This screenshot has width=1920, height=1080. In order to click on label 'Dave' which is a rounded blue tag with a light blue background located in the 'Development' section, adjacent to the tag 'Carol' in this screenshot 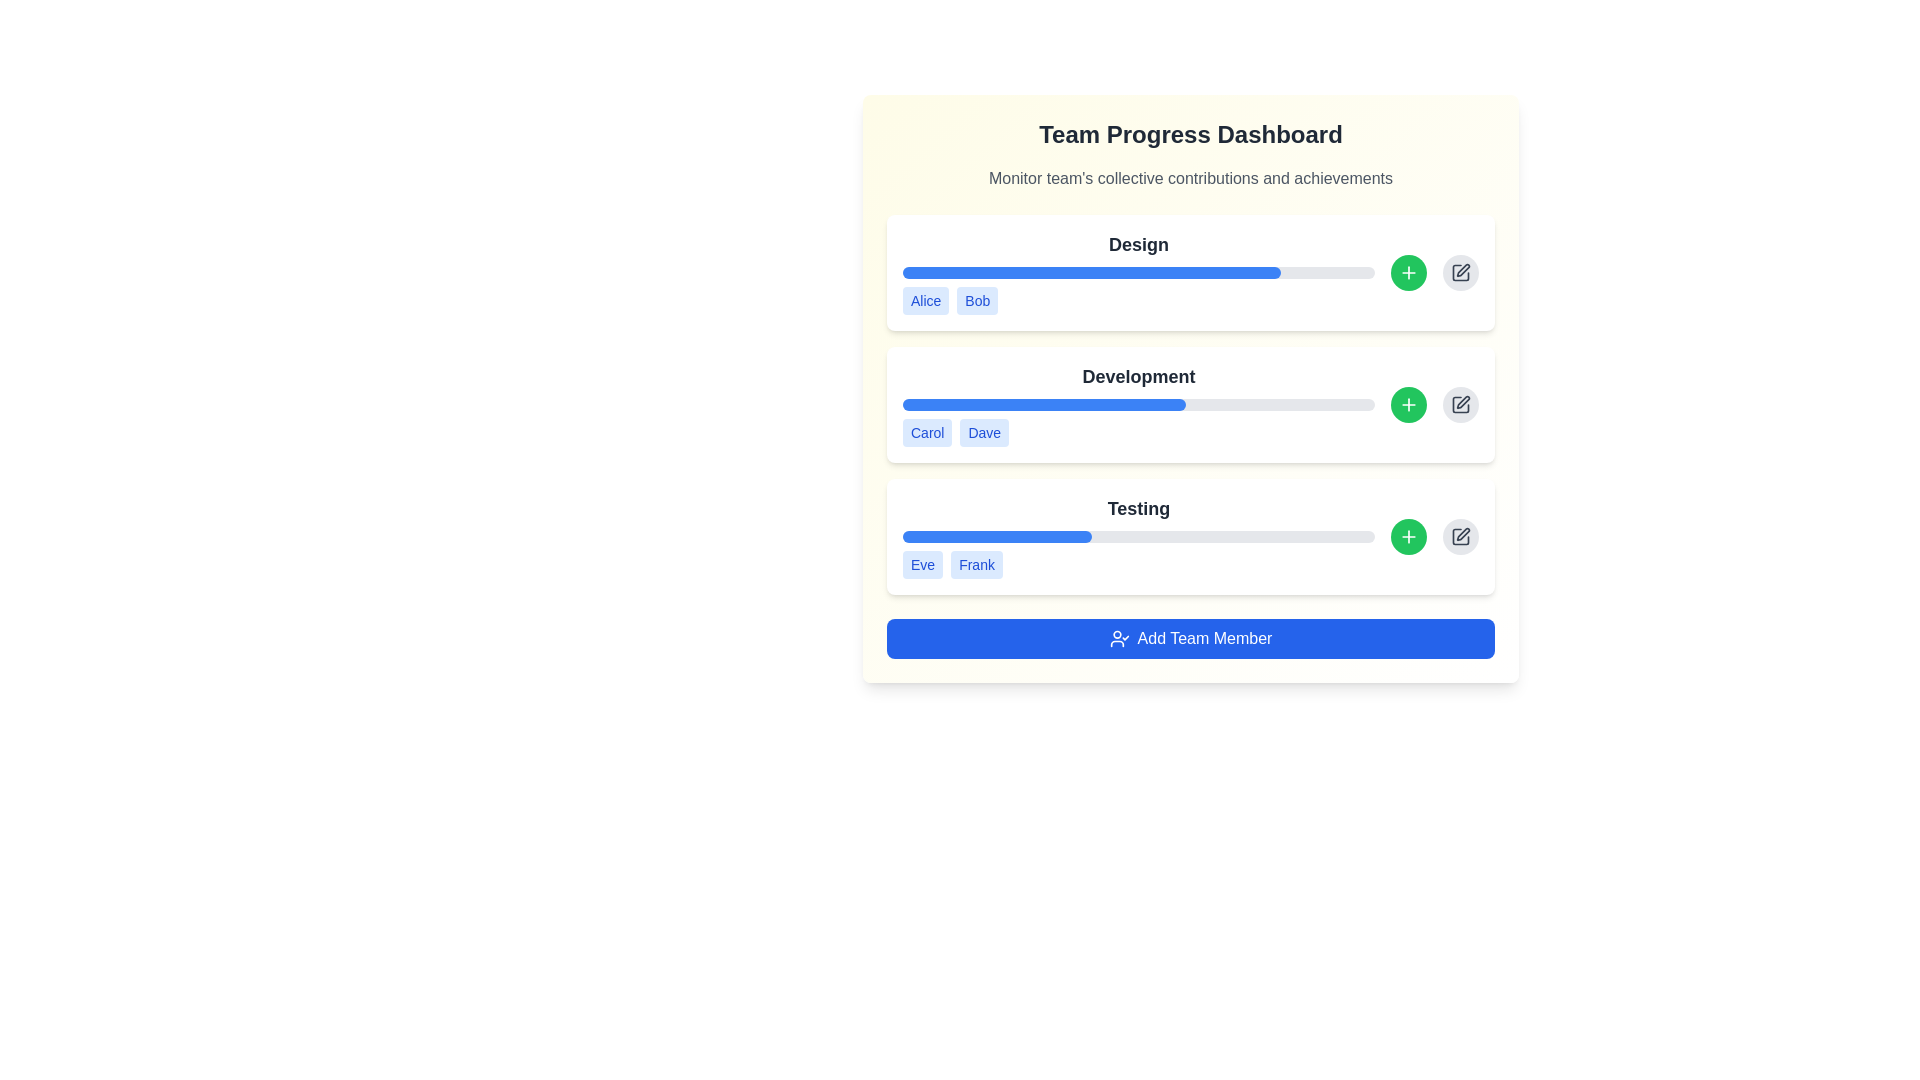, I will do `click(984, 431)`.